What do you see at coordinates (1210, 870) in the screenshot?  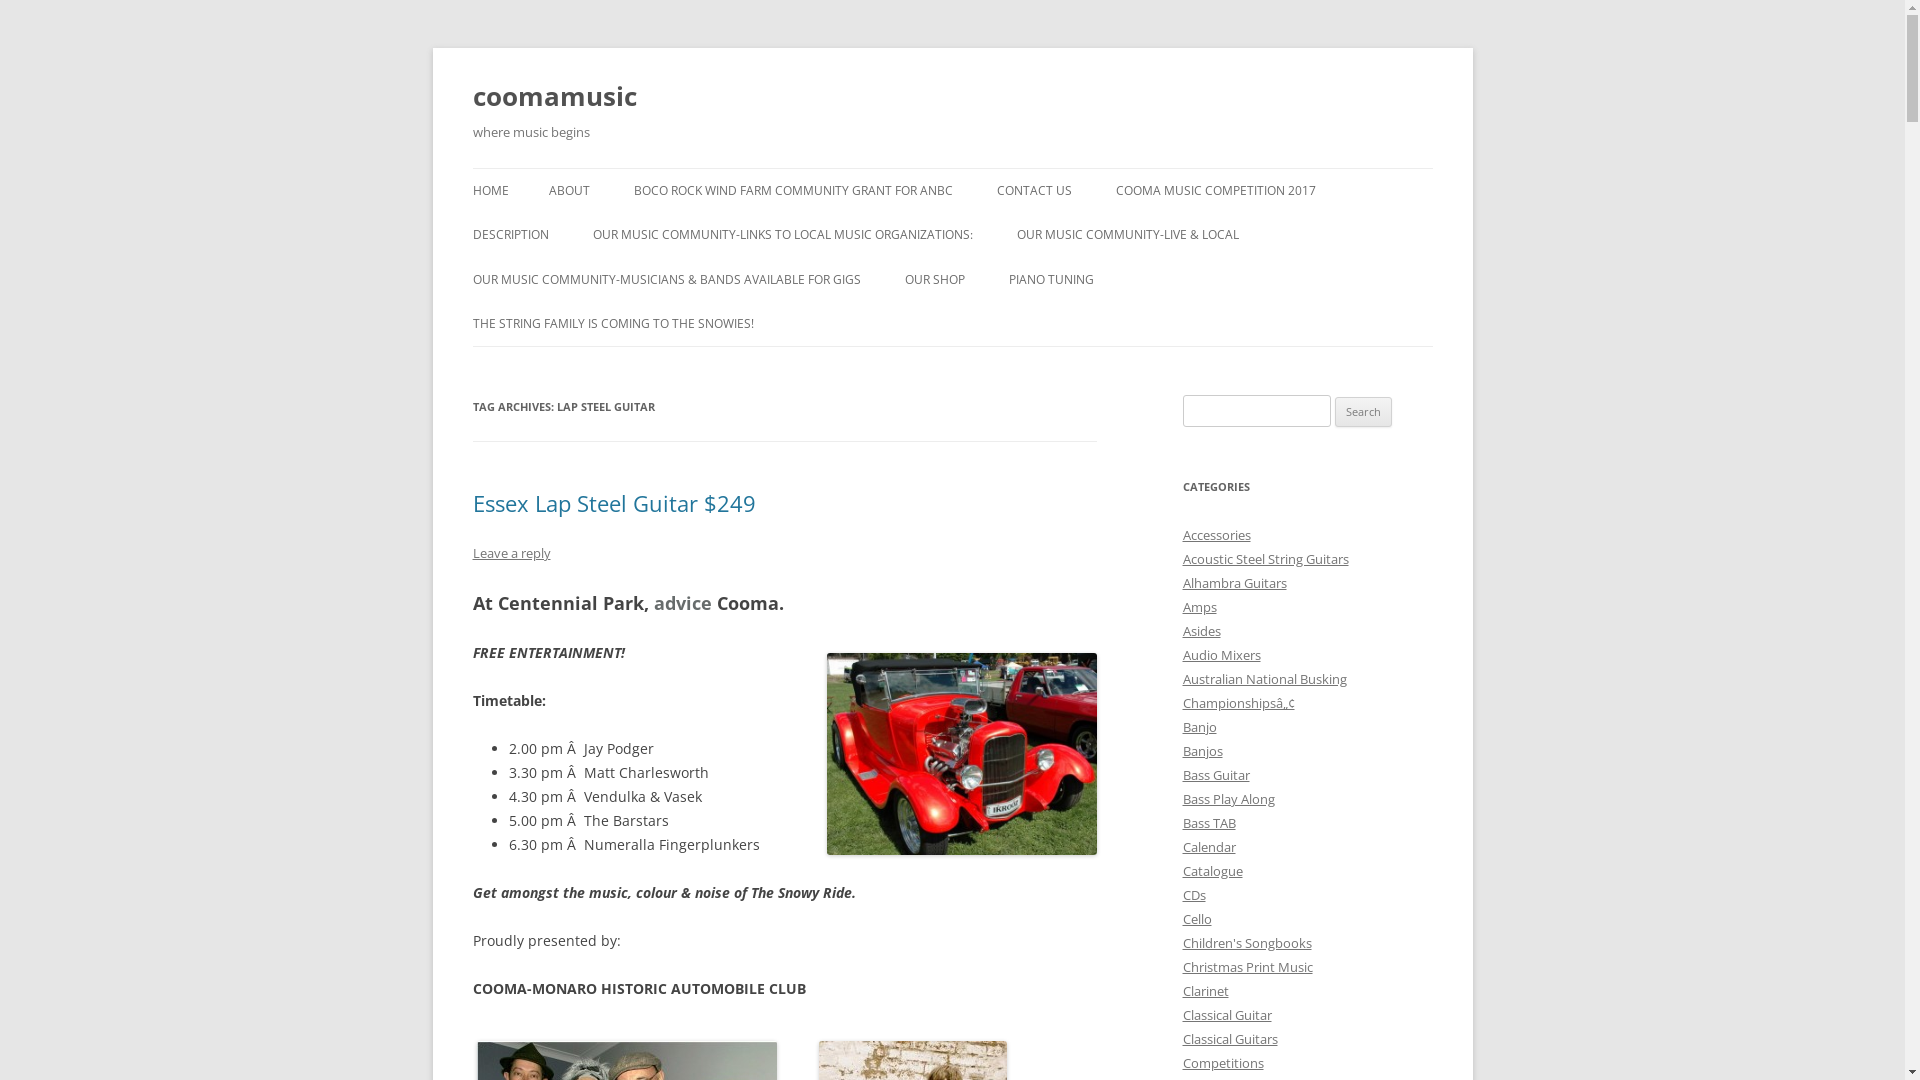 I see `'Catalogue'` at bounding box center [1210, 870].